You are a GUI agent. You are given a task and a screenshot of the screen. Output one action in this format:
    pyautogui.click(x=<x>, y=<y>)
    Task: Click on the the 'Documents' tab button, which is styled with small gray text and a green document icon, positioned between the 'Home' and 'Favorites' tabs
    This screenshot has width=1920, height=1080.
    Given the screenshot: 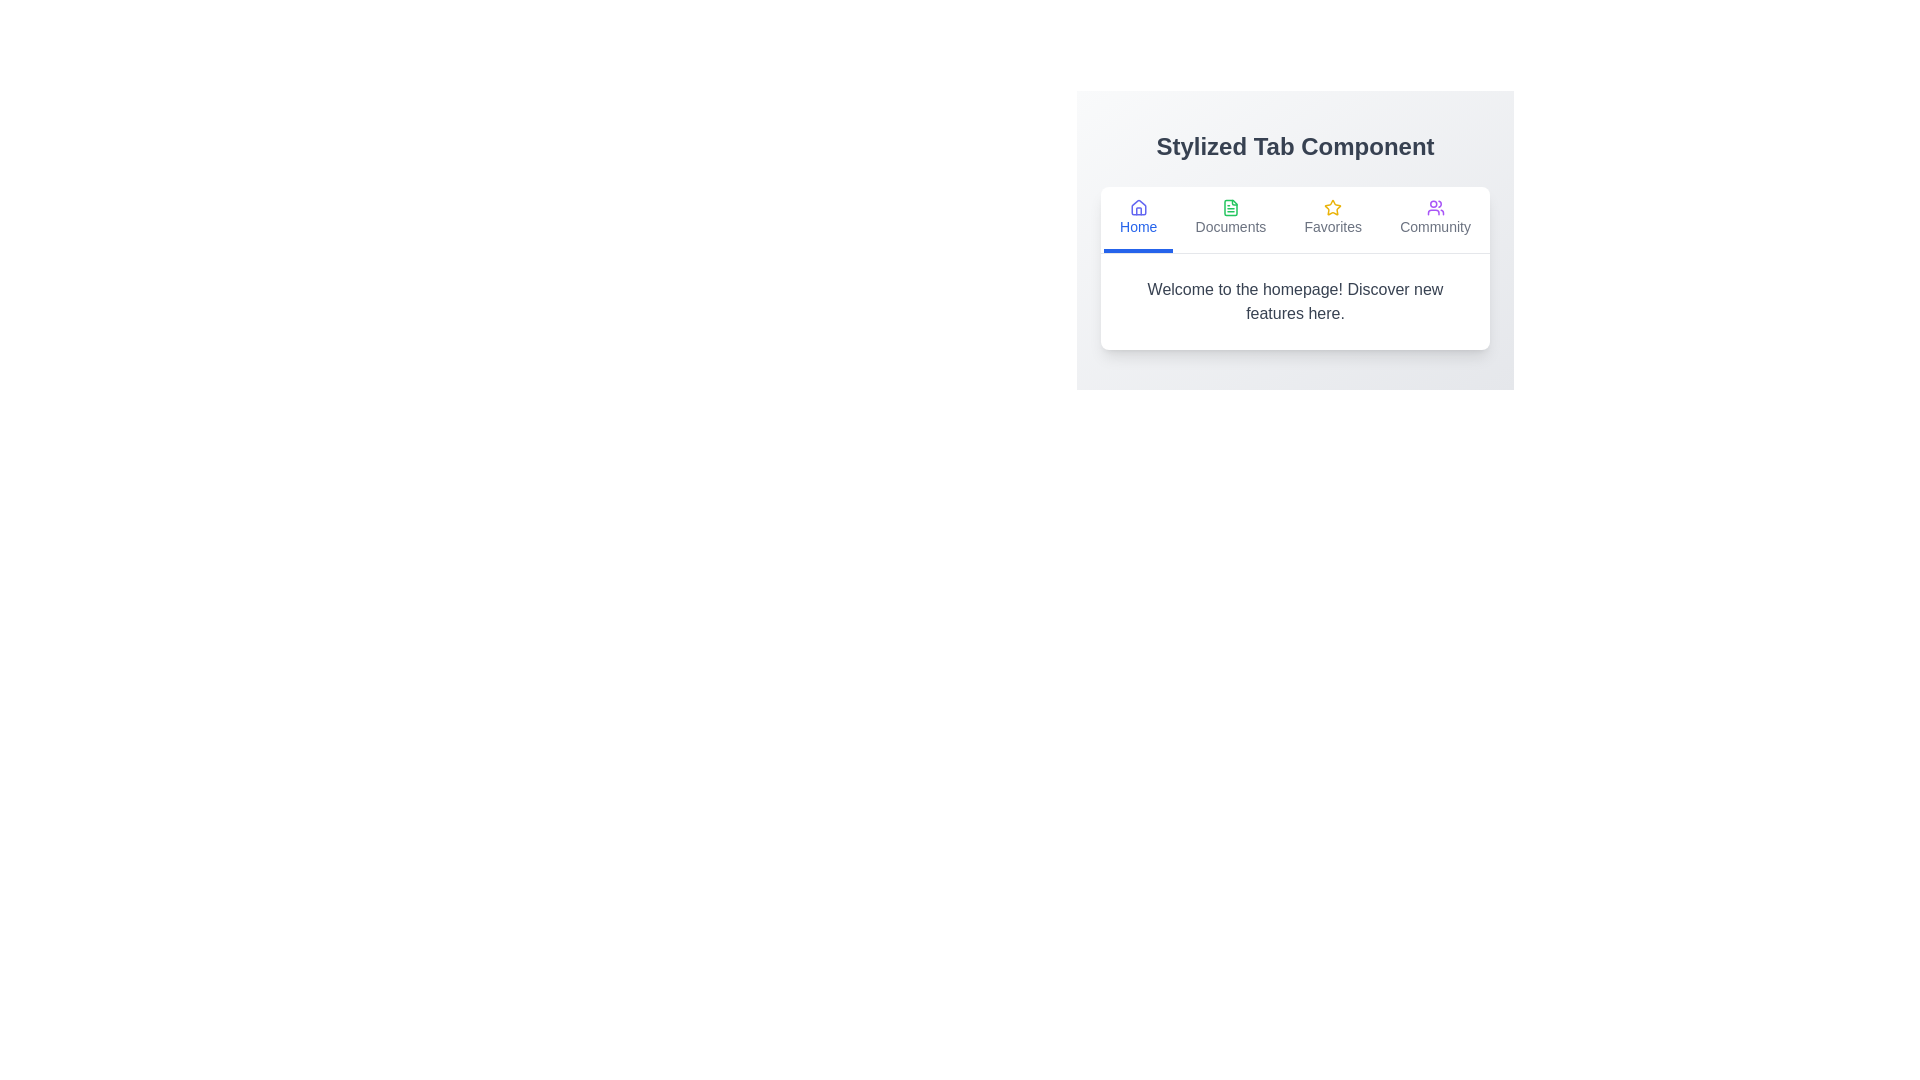 What is the action you would take?
    pyautogui.click(x=1228, y=219)
    